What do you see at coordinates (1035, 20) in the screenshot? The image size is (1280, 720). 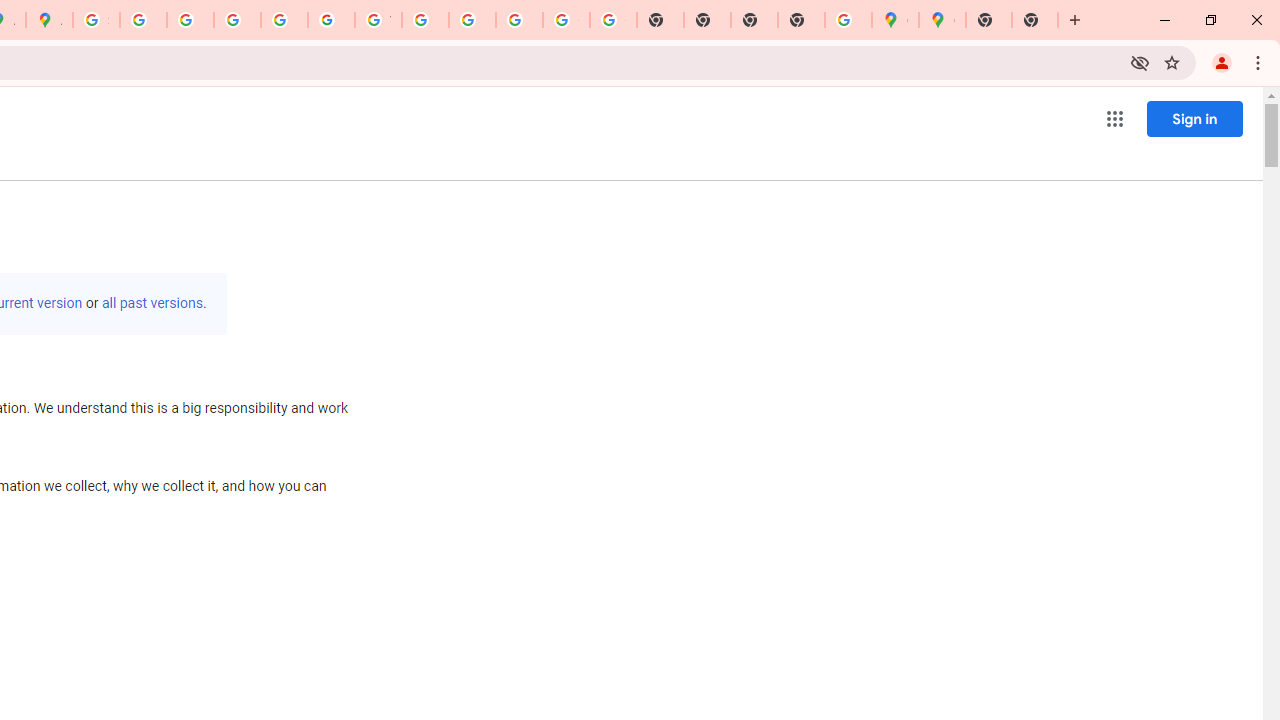 I see `'New Tab'` at bounding box center [1035, 20].